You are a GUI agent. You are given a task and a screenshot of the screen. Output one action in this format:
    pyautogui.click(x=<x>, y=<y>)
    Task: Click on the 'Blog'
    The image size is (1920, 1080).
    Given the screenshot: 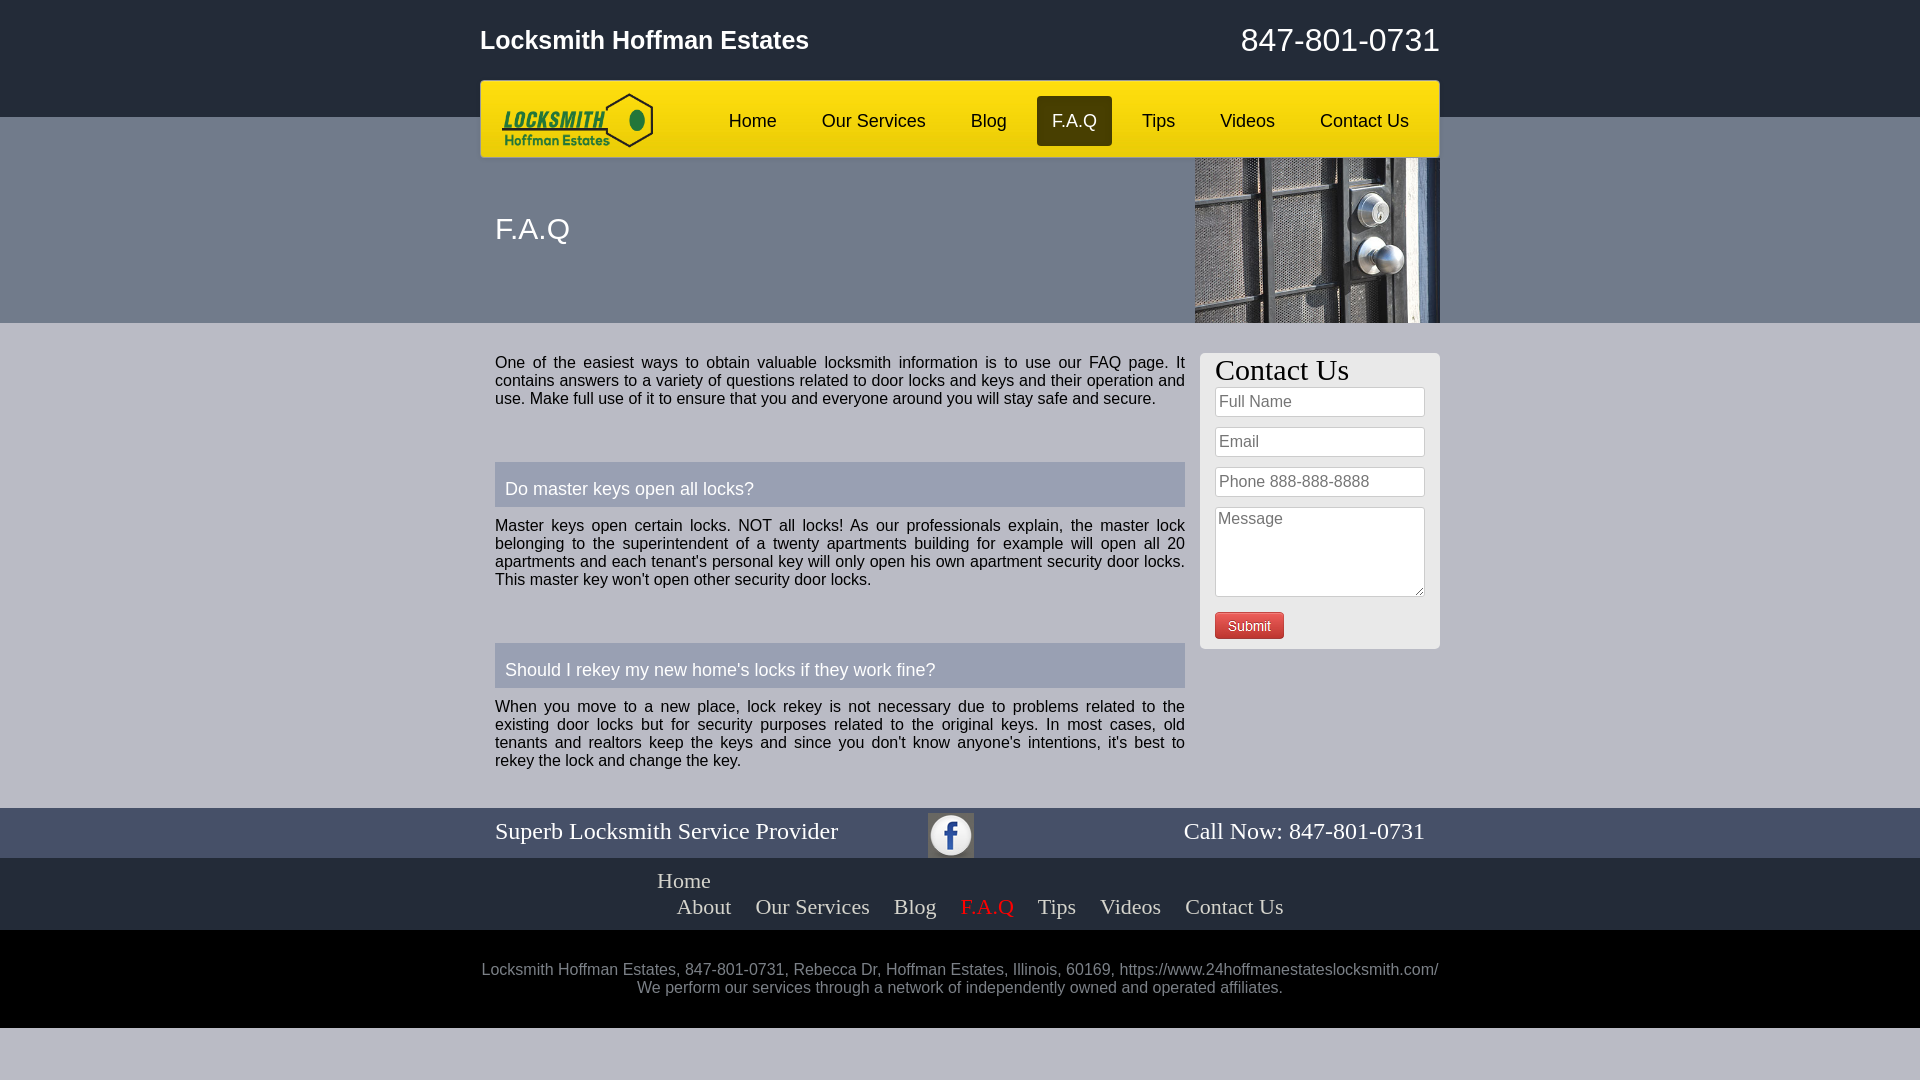 What is the action you would take?
    pyautogui.click(x=914, y=906)
    